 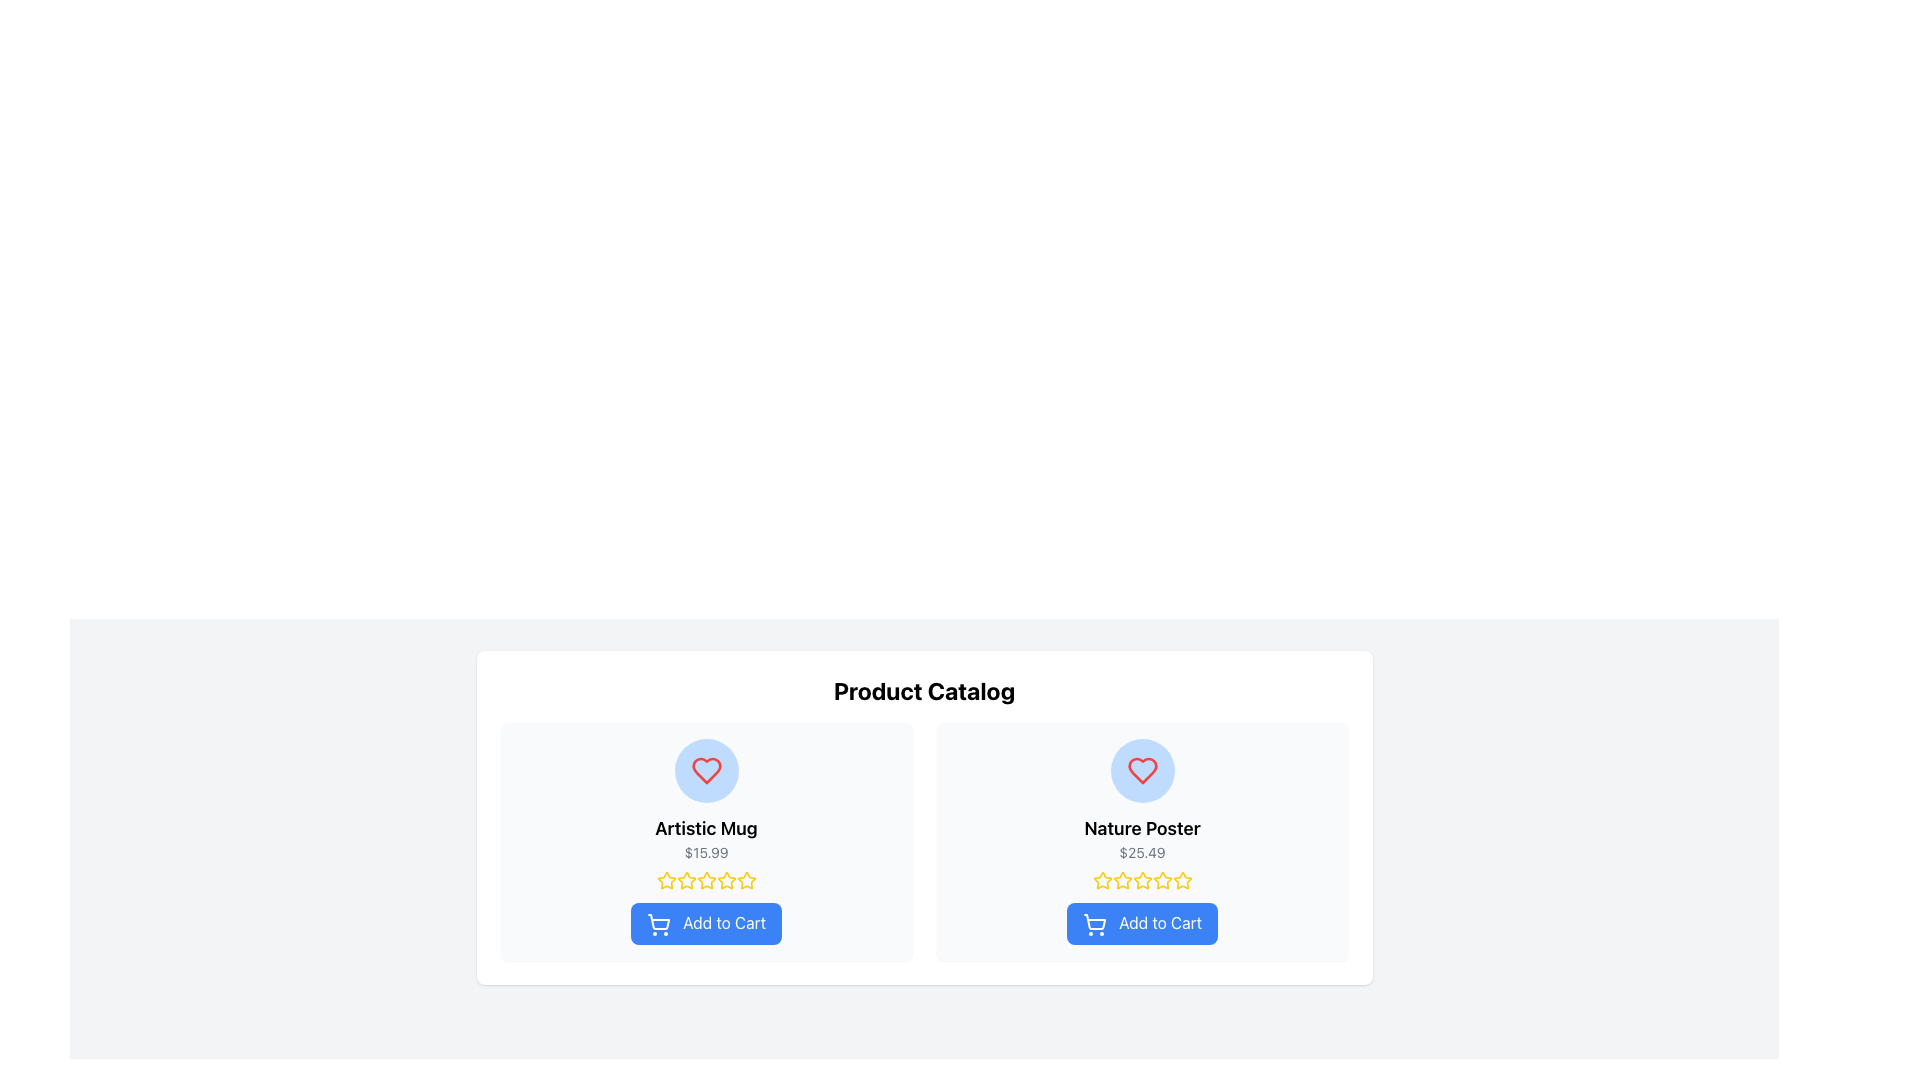 I want to click on the third star in the rating component below the price of the 'Artistic Mug' to set a rating, so click(x=686, y=879).